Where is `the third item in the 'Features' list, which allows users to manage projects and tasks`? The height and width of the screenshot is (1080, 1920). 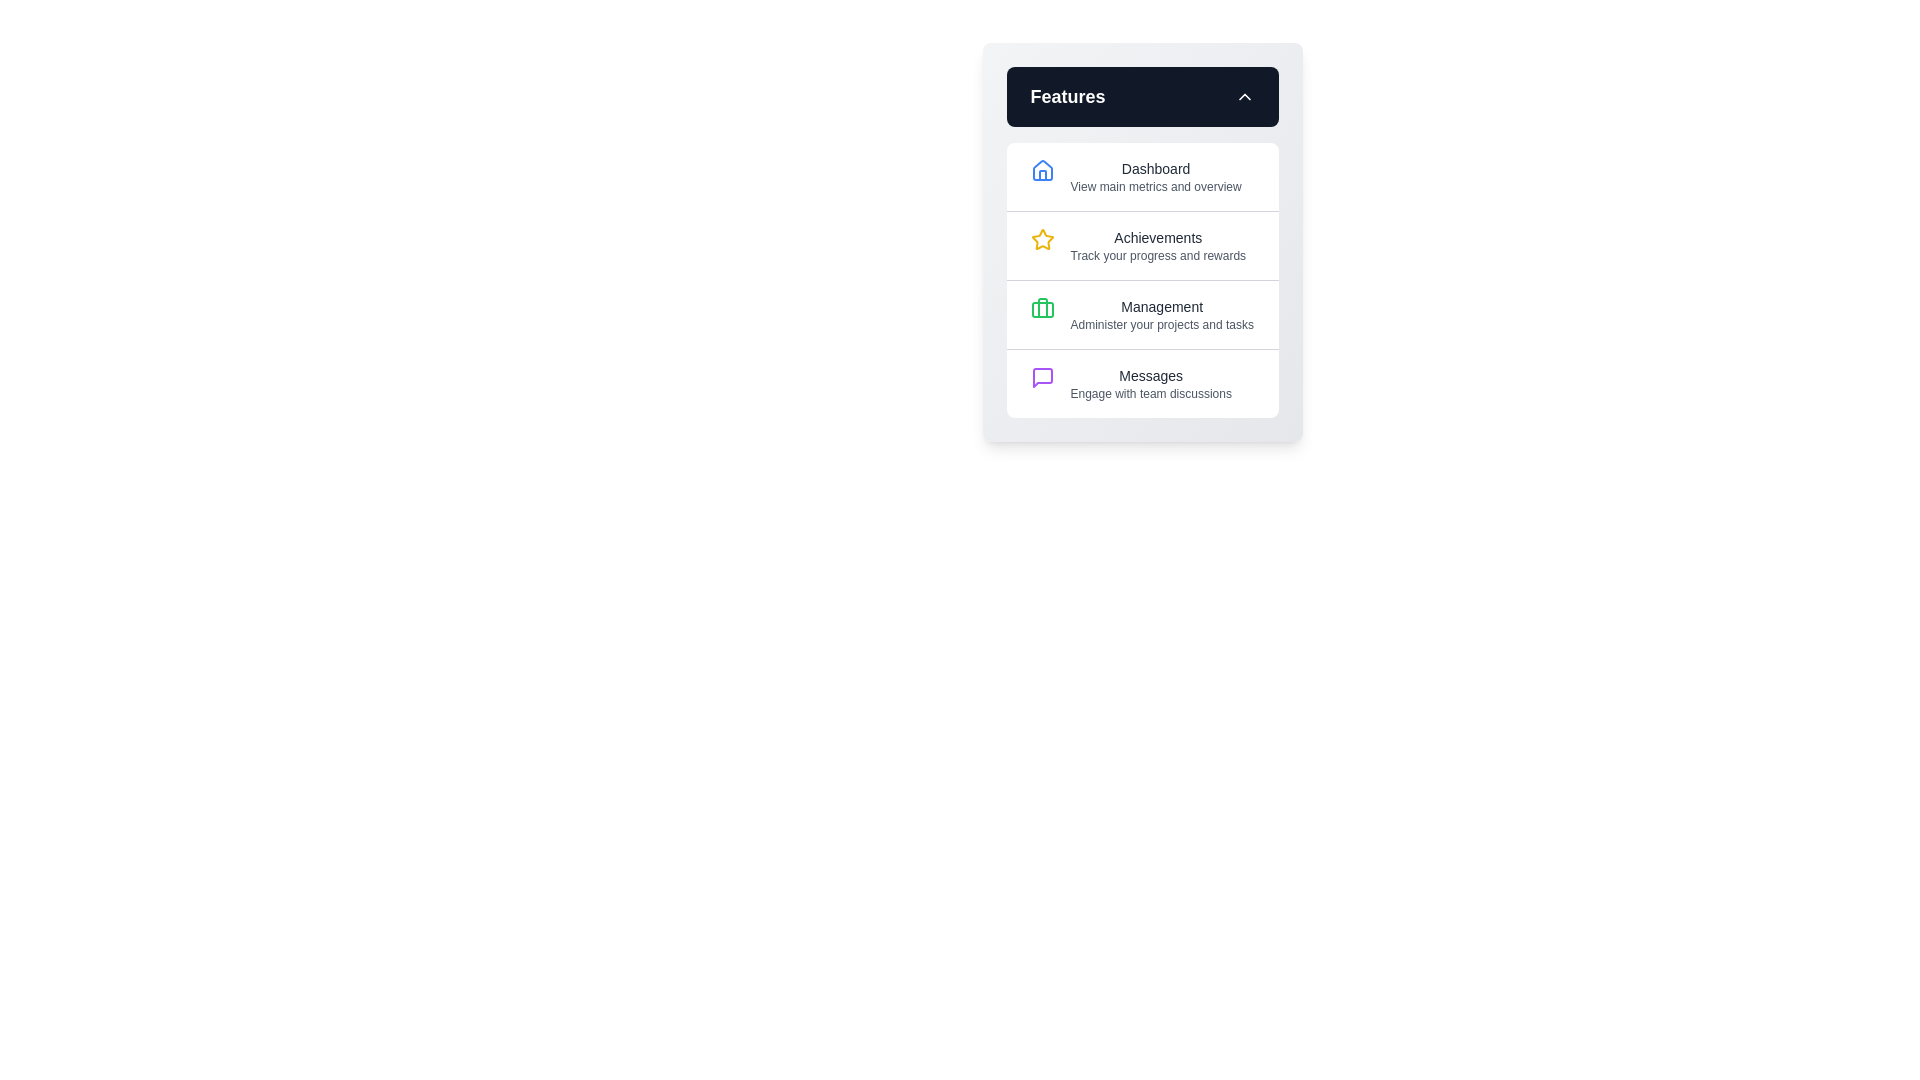
the third item in the 'Features' list, which allows users to manage projects and tasks is located at coordinates (1142, 314).